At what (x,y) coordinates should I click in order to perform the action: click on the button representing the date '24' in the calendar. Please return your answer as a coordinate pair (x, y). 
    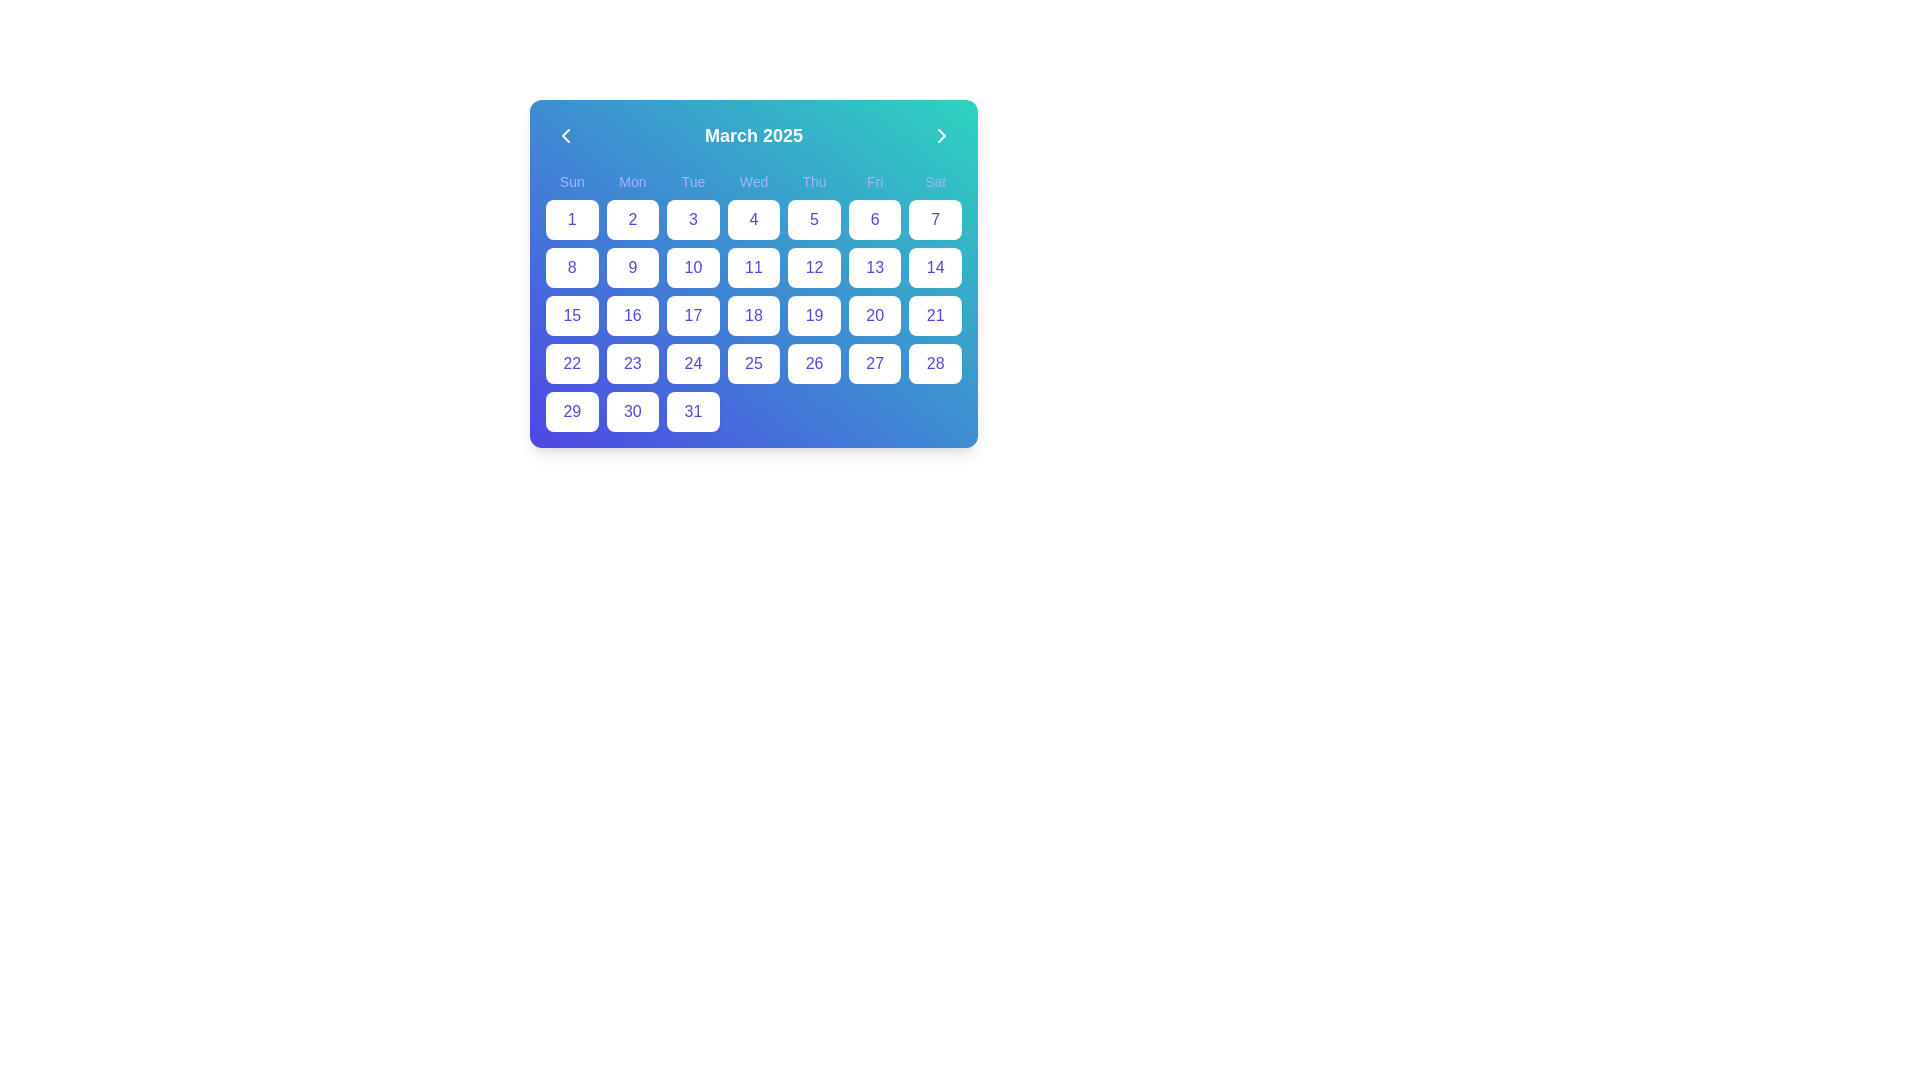
    Looking at the image, I should click on (693, 363).